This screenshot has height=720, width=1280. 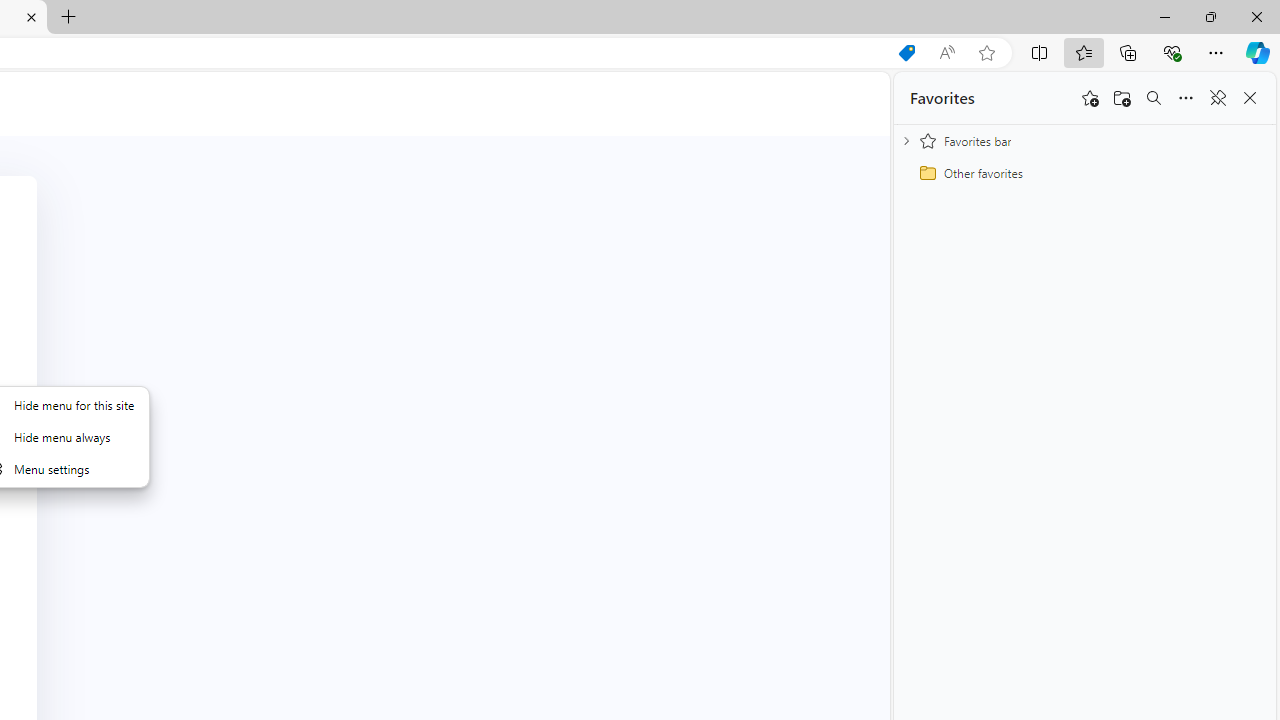 What do you see at coordinates (1122, 98) in the screenshot?
I see `'Add folder'` at bounding box center [1122, 98].